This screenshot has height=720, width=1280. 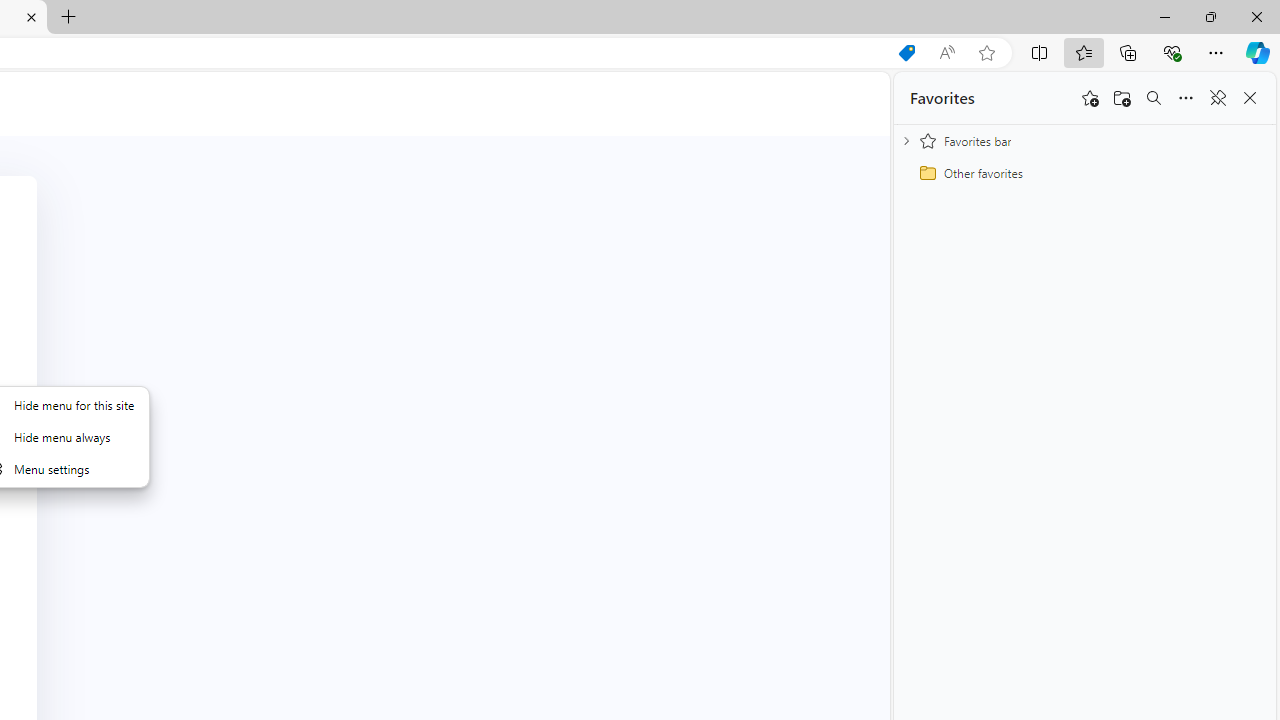 What do you see at coordinates (1122, 98) in the screenshot?
I see `'Add folder'` at bounding box center [1122, 98].